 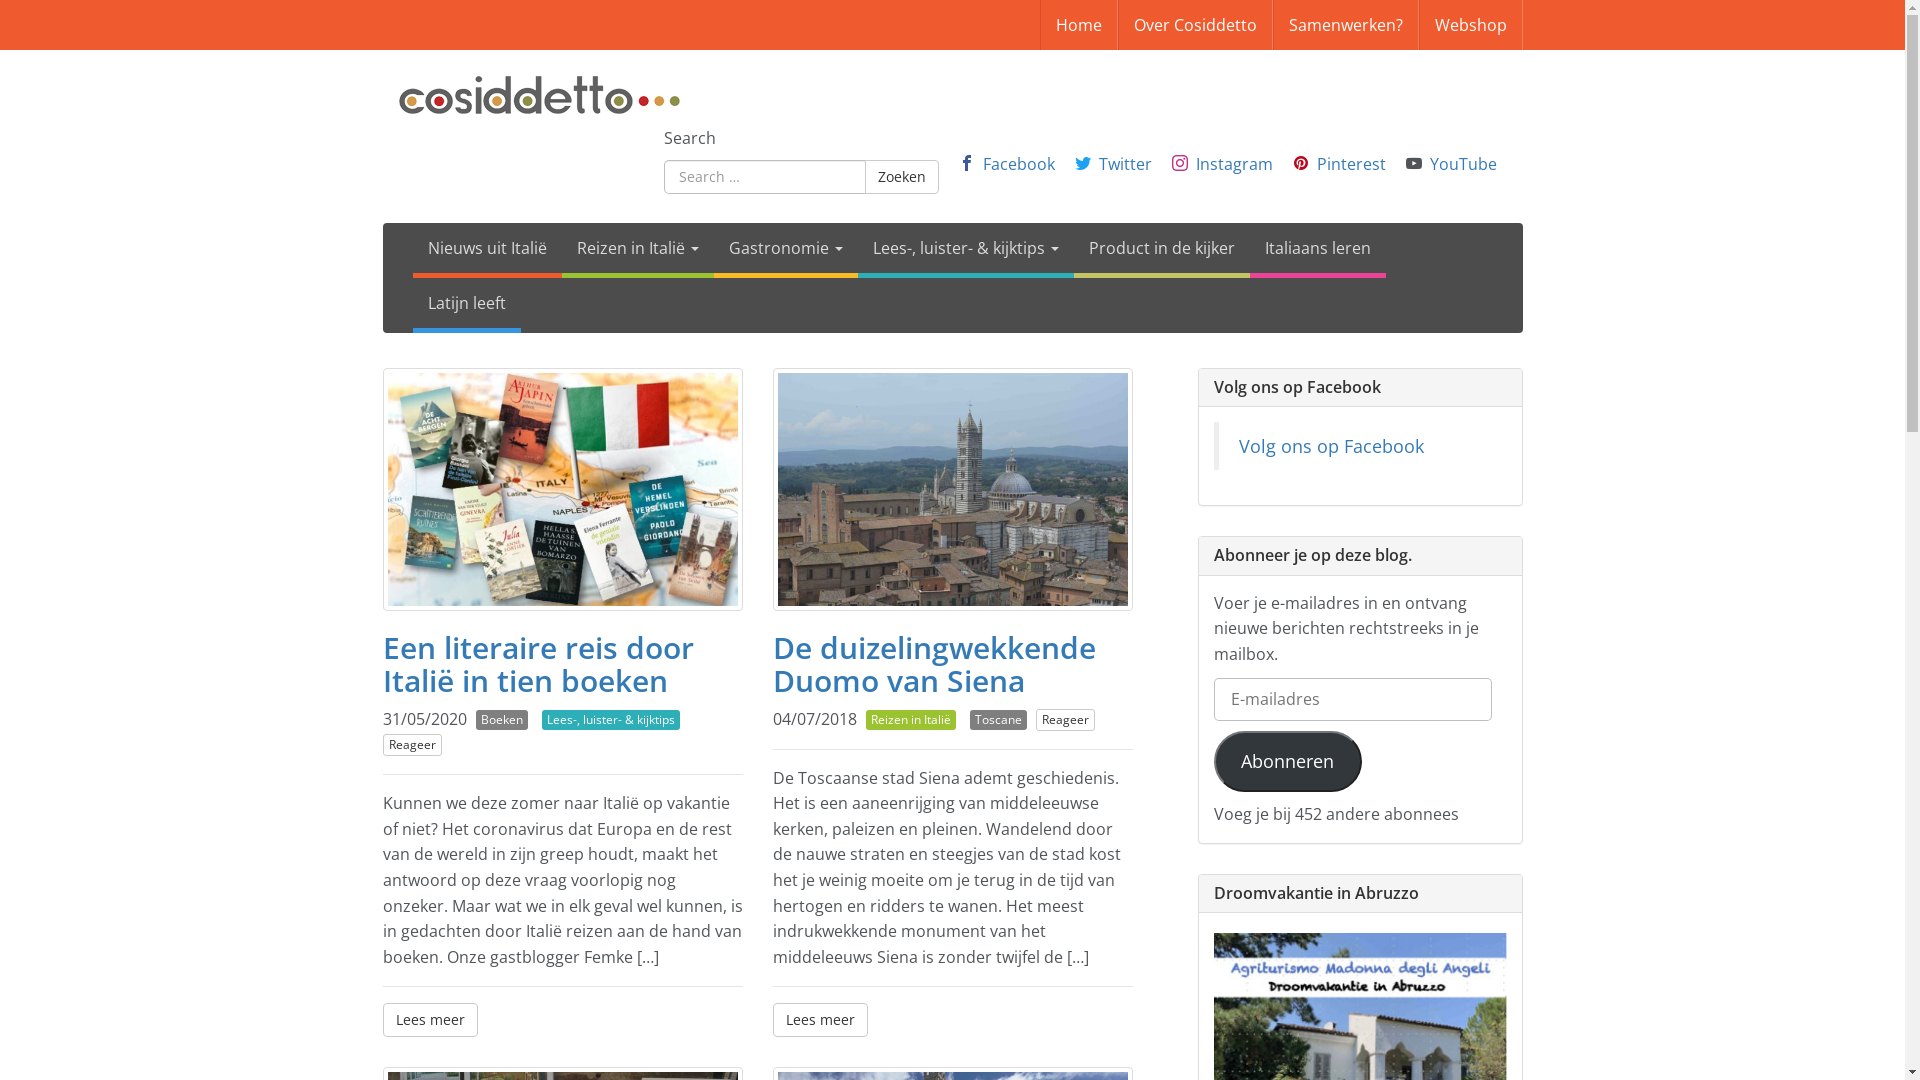 I want to click on 'Abonneren', so click(x=1288, y=761).